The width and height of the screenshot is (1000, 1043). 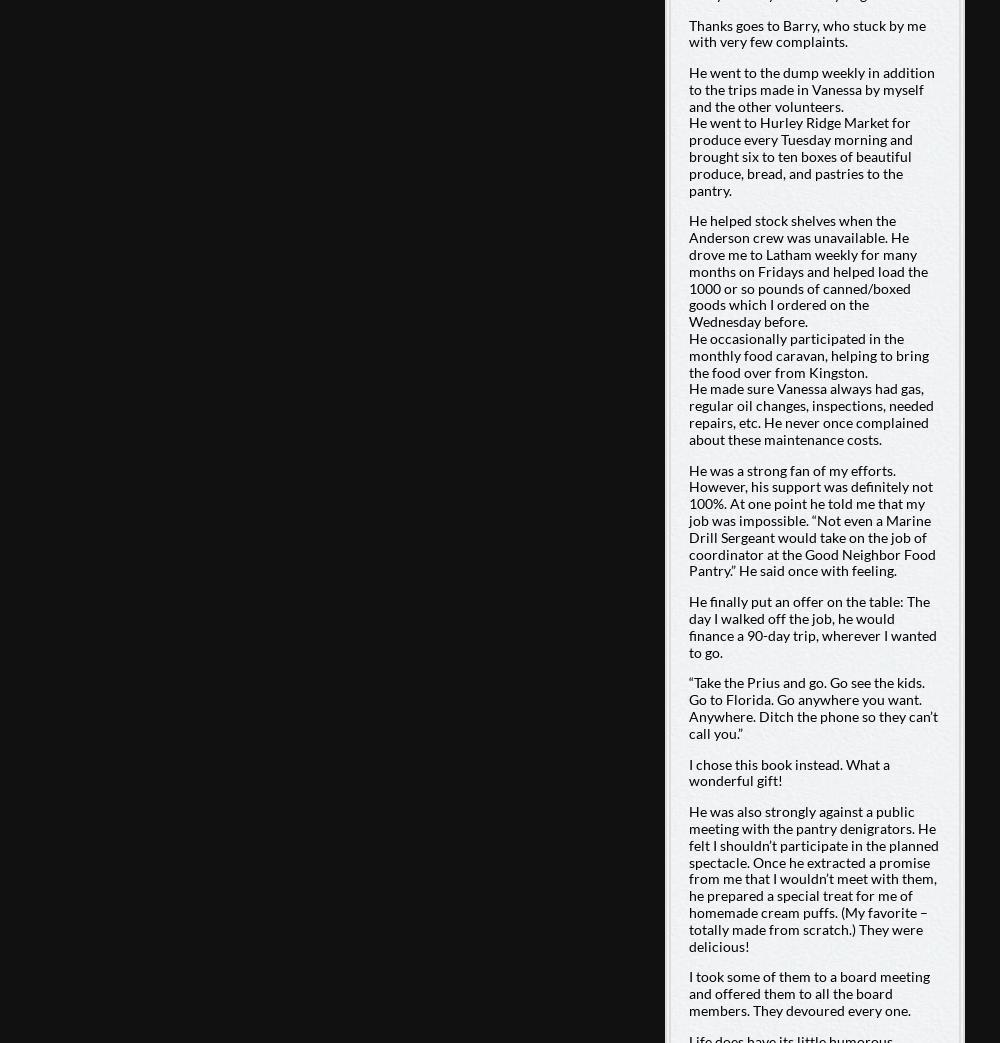 What do you see at coordinates (812, 625) in the screenshot?
I see `'He finally put an offer on the table: The day I walked off the job, he would finance a 90-day trip, wherever I wanted to go.'` at bounding box center [812, 625].